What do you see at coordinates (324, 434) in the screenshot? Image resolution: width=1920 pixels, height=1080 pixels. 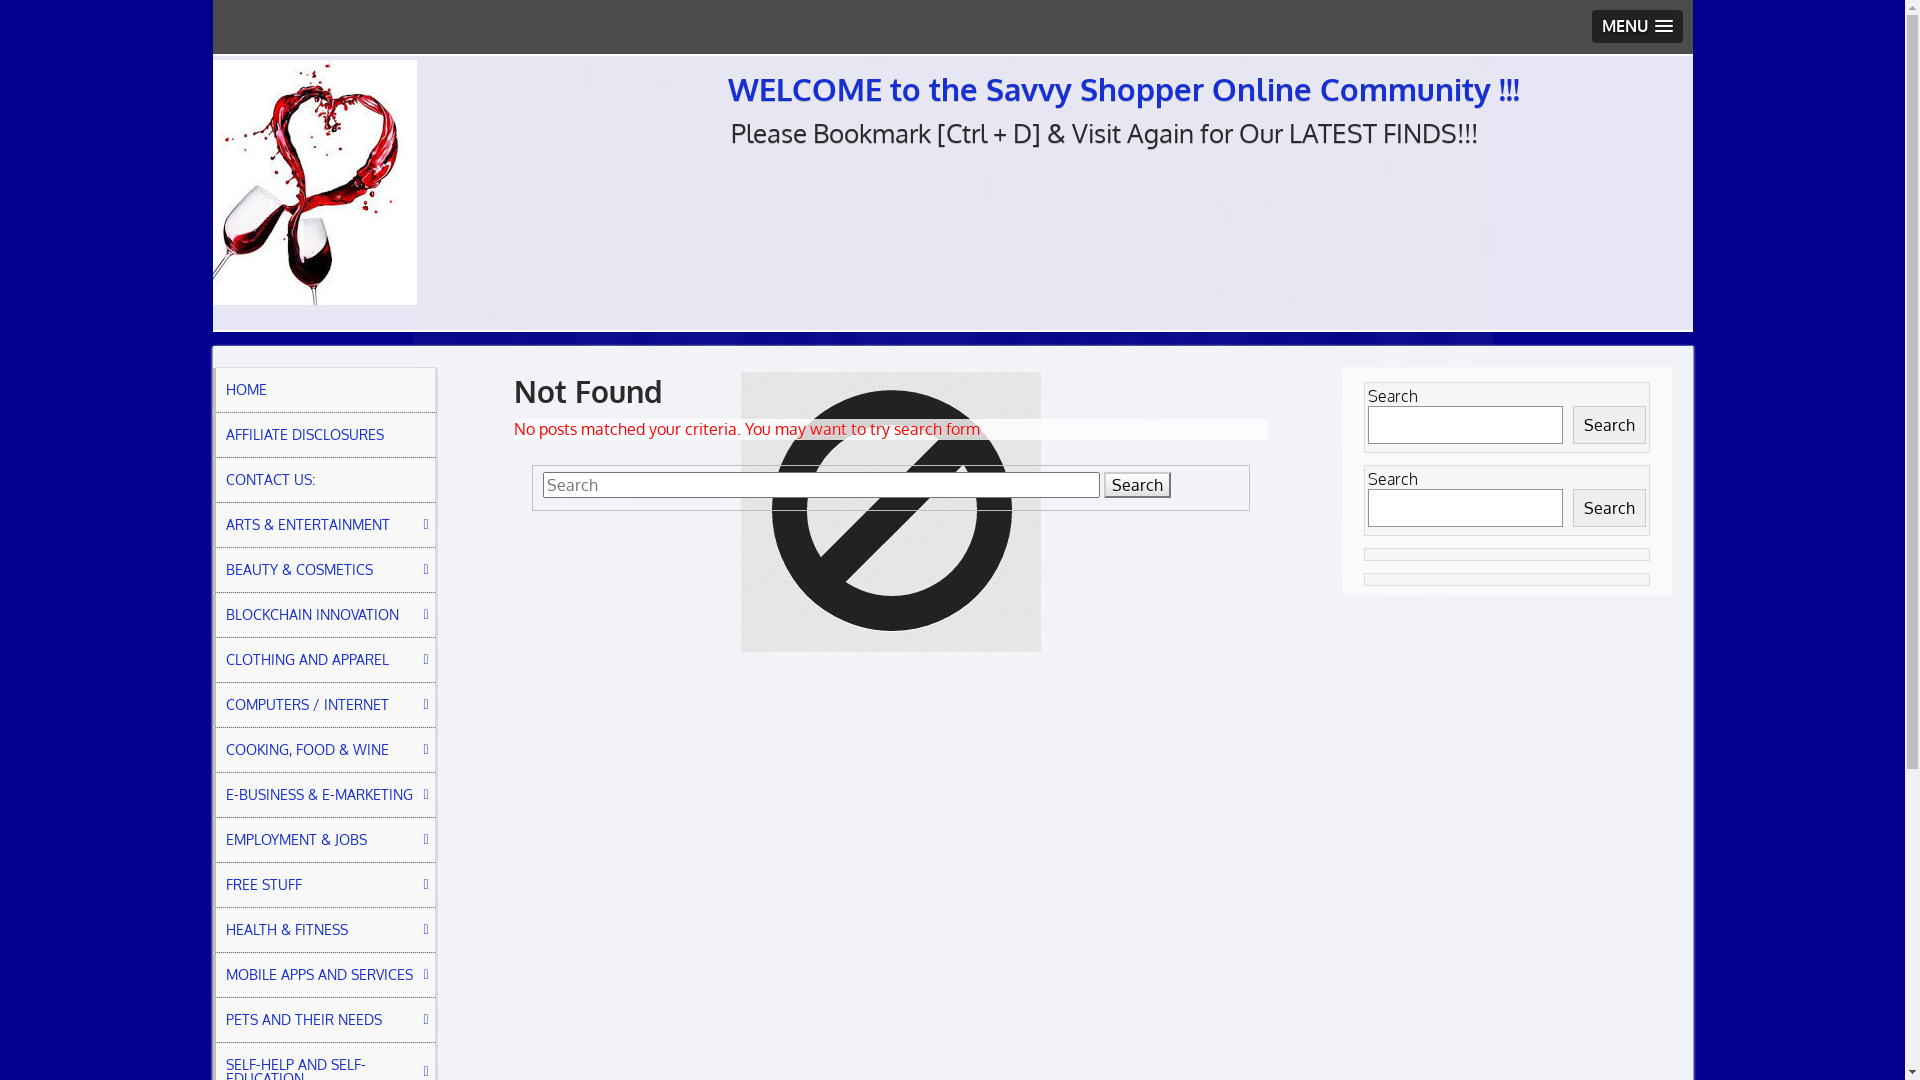 I see `'AFFILIATE DISCLOSURES'` at bounding box center [324, 434].